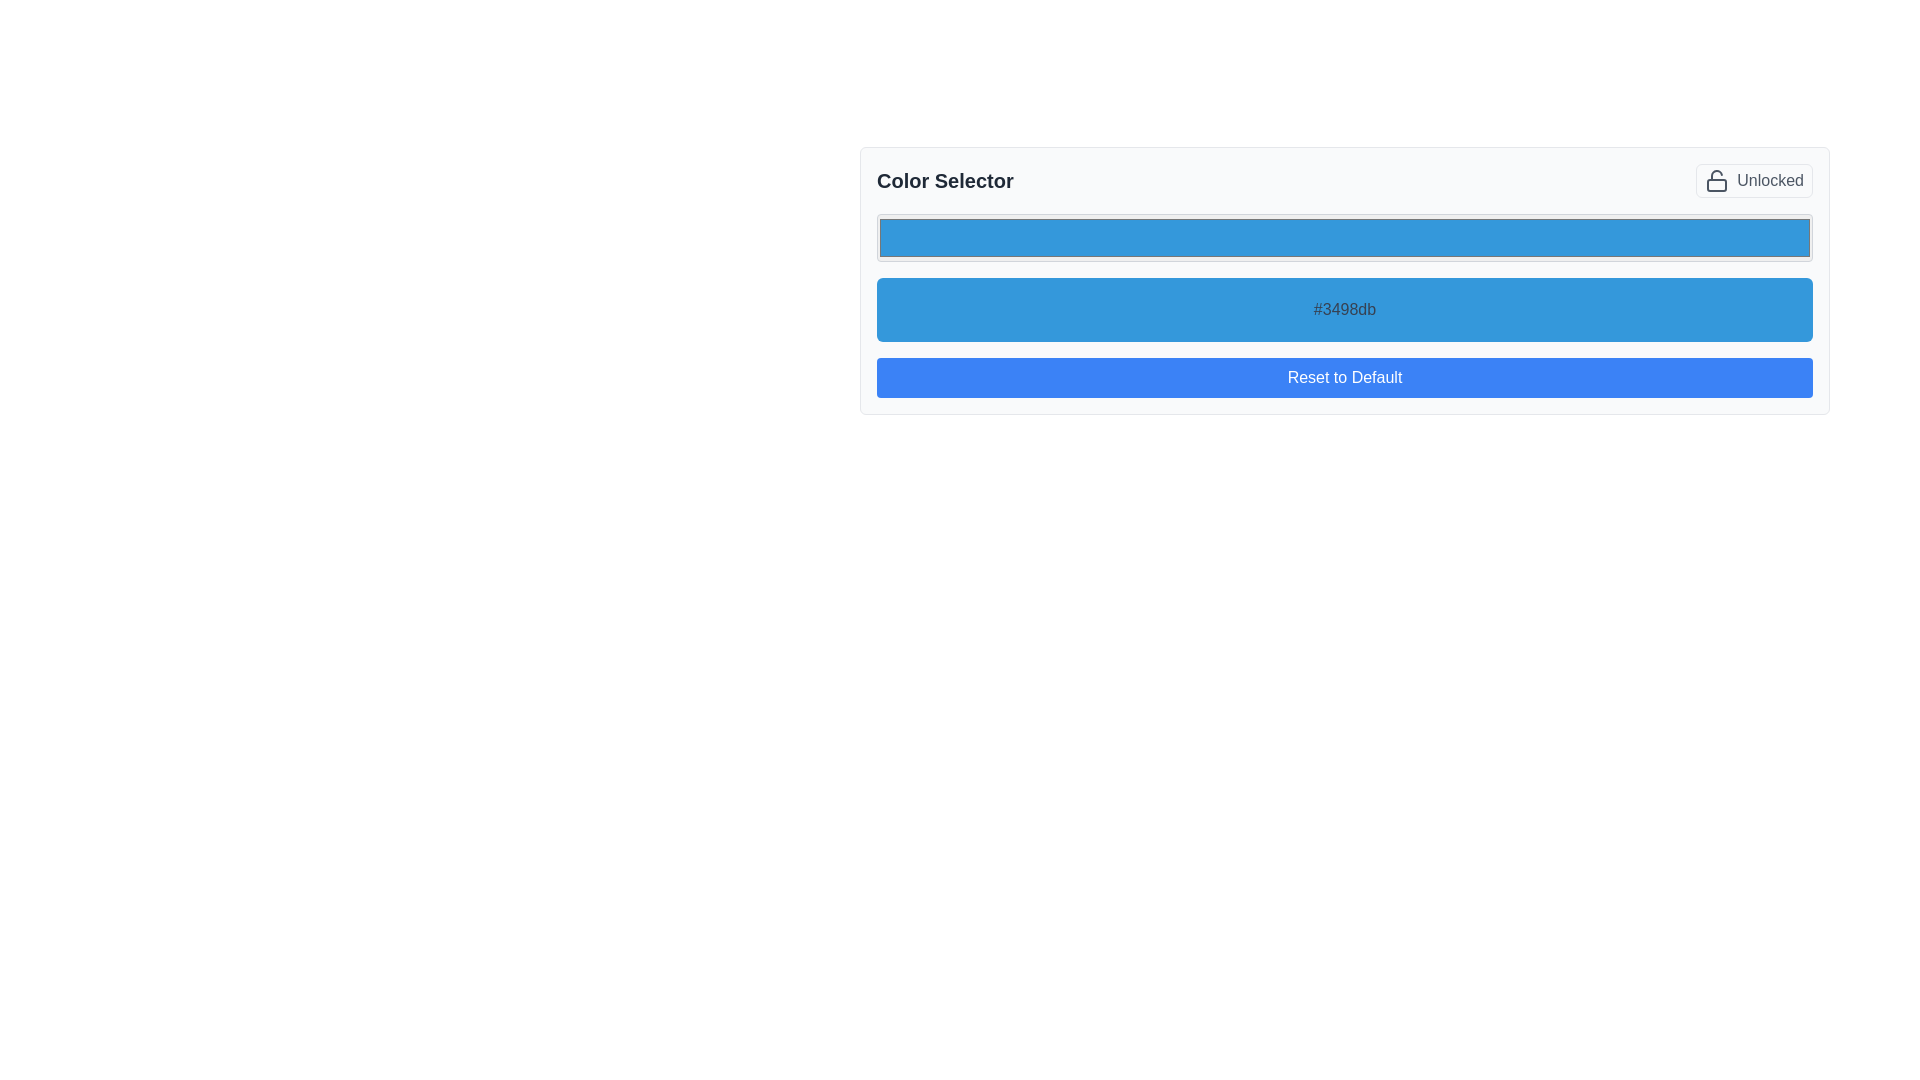 This screenshot has height=1080, width=1920. Describe the element at coordinates (1344, 300) in the screenshot. I see `text content of the text node displaying the string '#3498db', which is centered horizontally within a blue background and located beneath the title 'Color Selector'` at that location.